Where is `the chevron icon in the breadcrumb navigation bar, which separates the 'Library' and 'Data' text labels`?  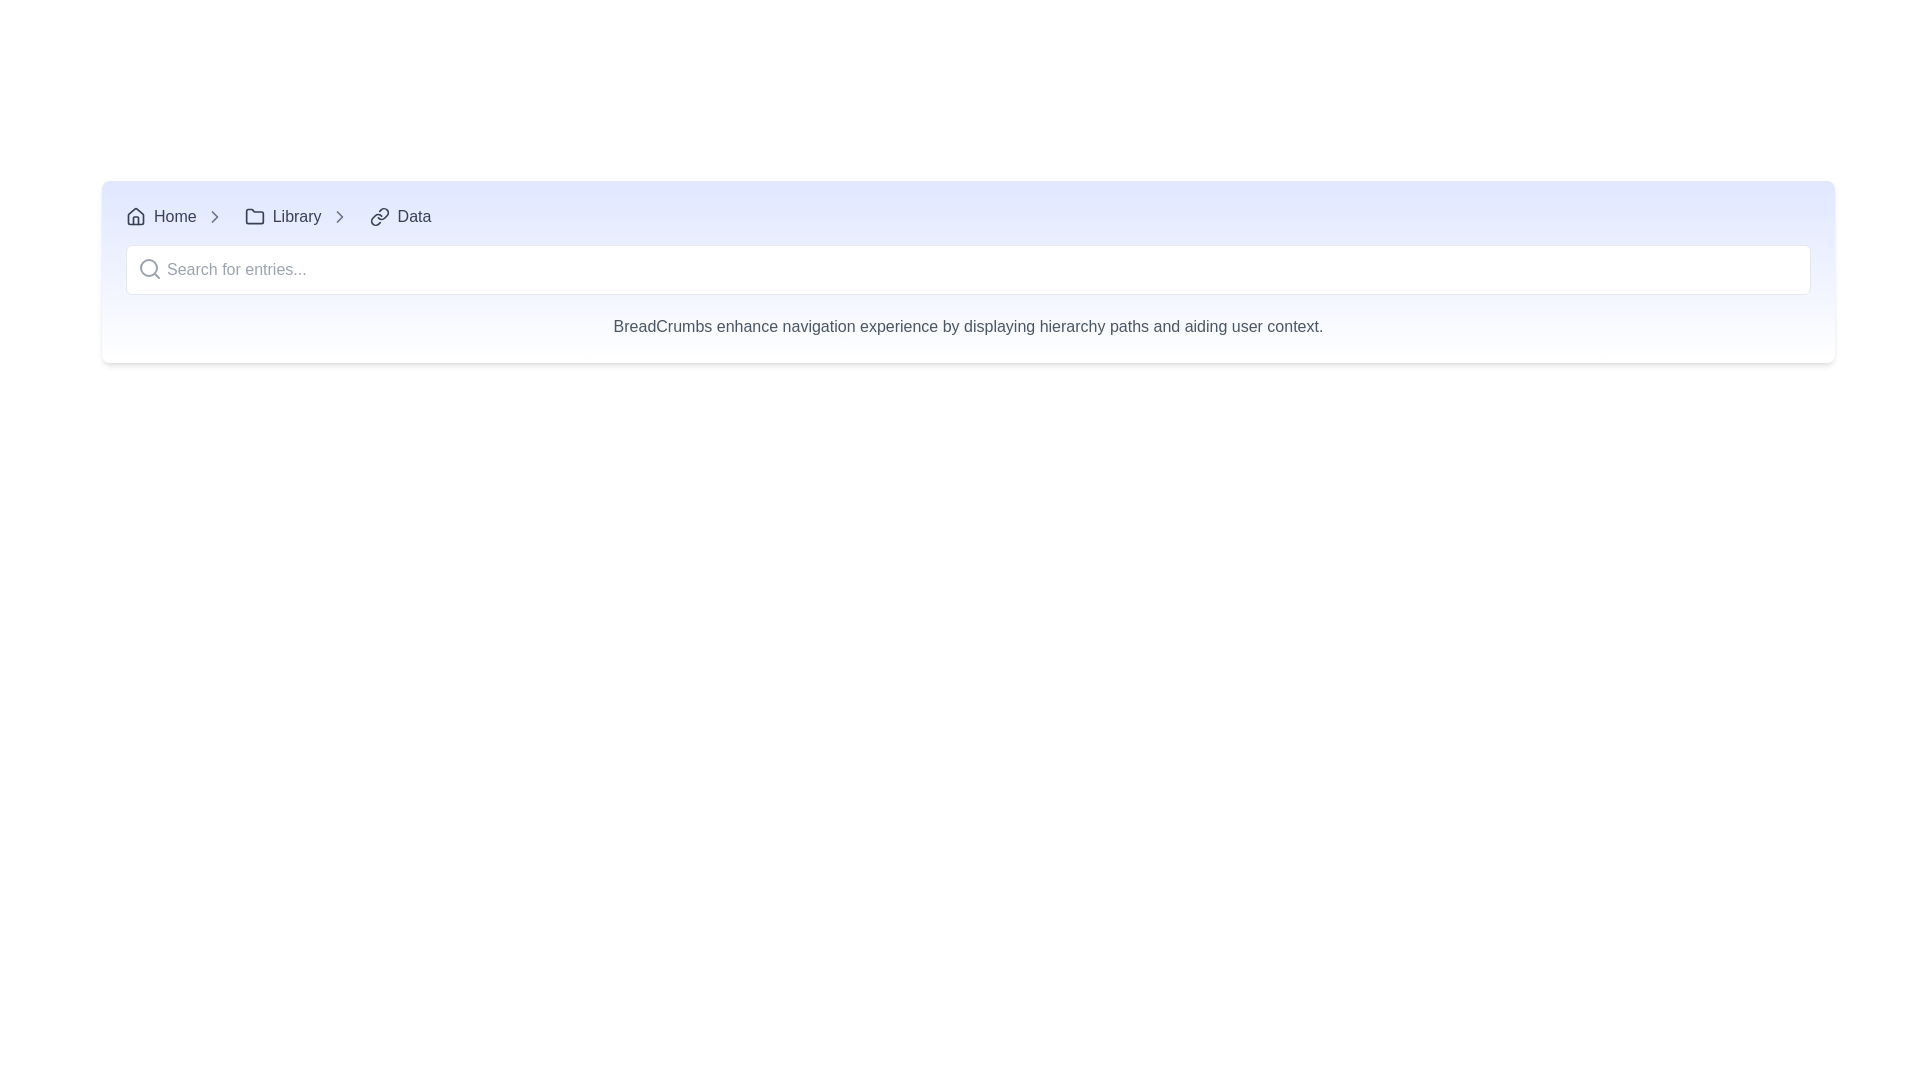 the chevron icon in the breadcrumb navigation bar, which separates the 'Library' and 'Data' text labels is located at coordinates (214, 216).